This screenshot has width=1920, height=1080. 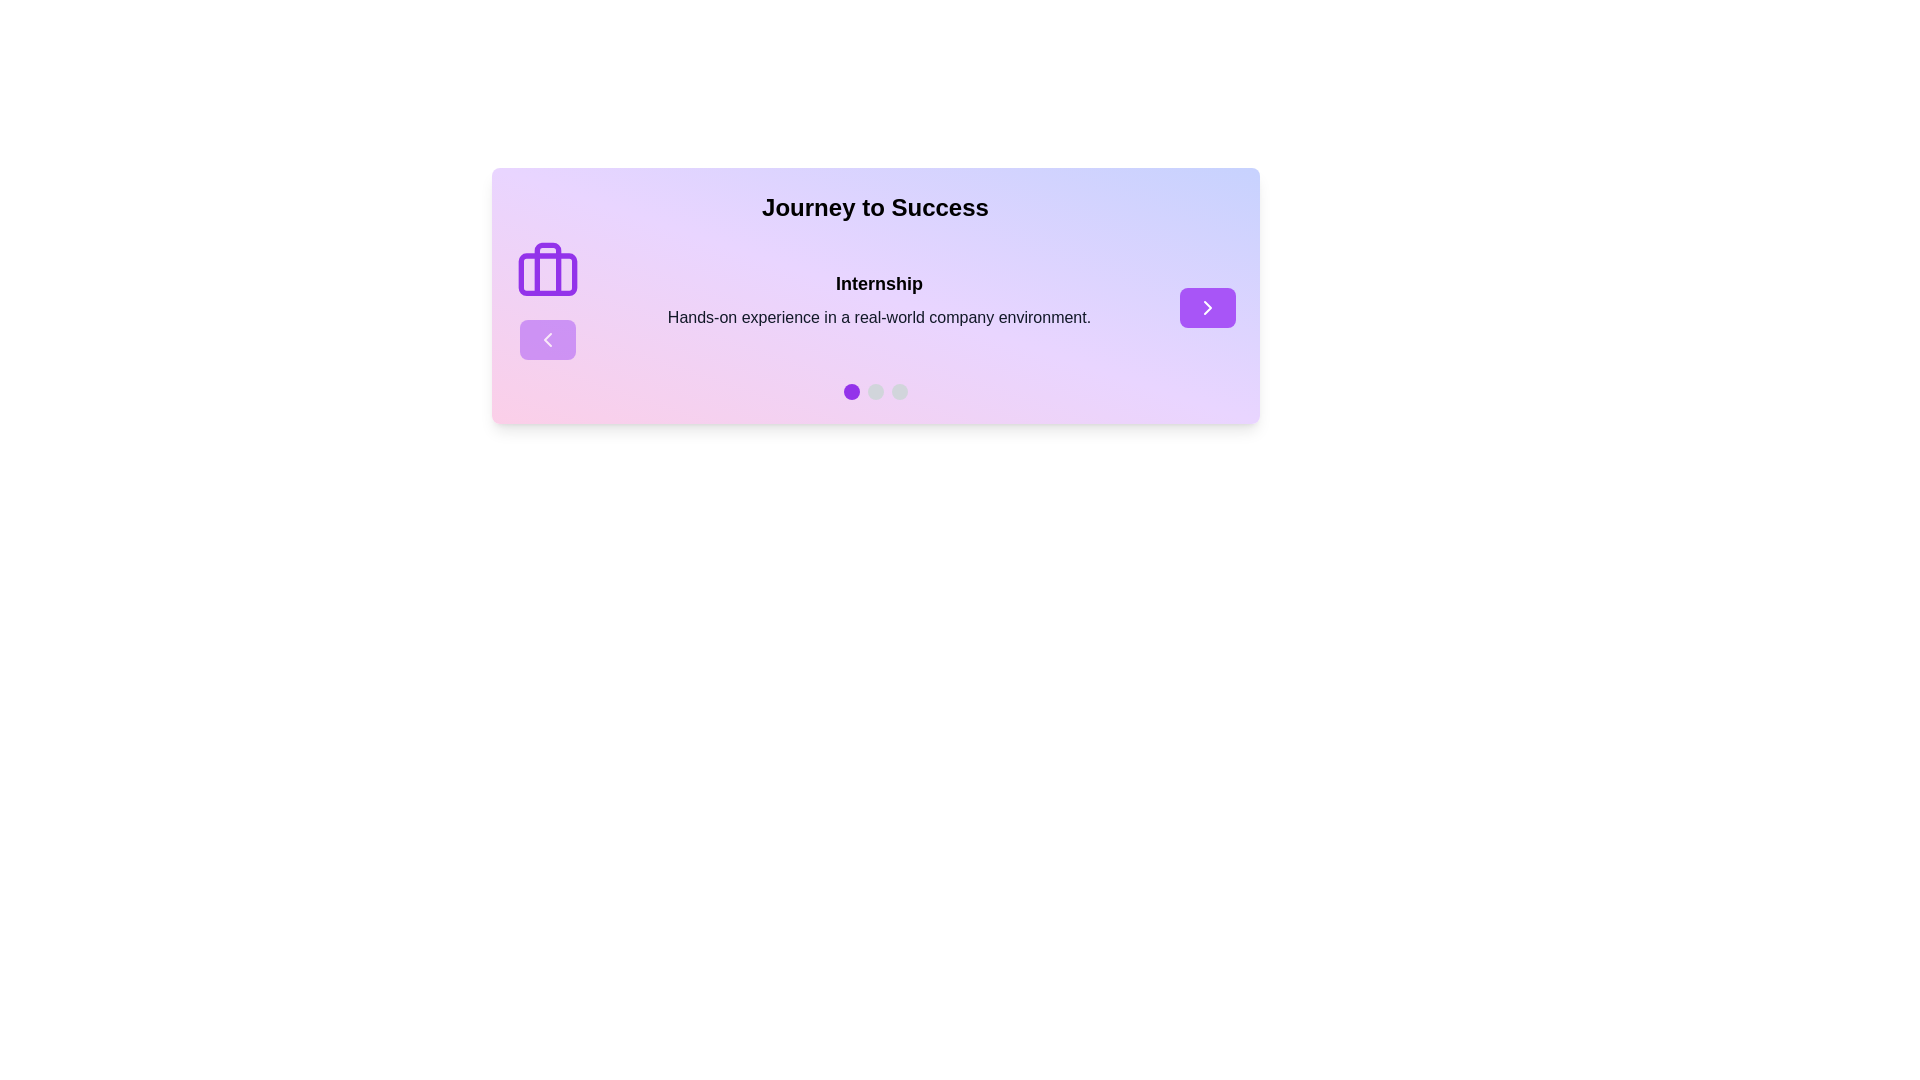 I want to click on the first progress indicator located at the bottom center of the interface, which serves as a visual marker for the current step in a sequence, so click(x=851, y=392).